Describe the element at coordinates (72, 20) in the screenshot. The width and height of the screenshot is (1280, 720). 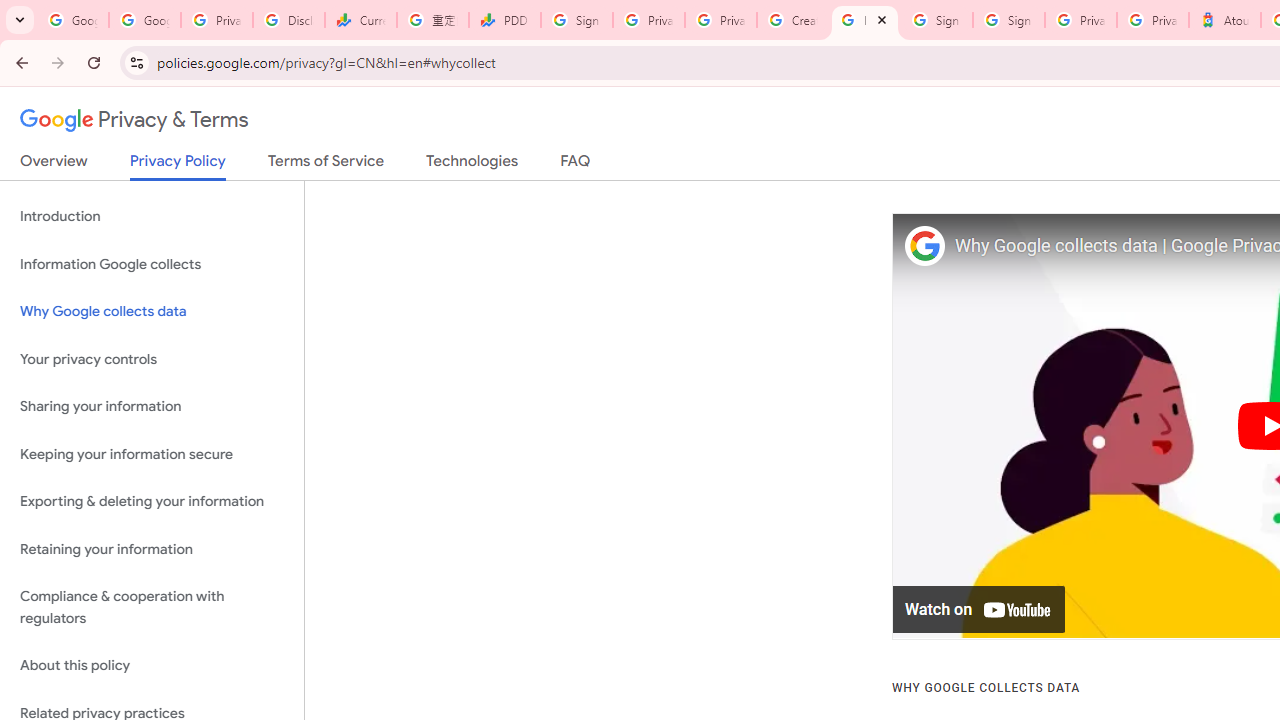
I see `'Google Workspace Admin Community'` at that location.